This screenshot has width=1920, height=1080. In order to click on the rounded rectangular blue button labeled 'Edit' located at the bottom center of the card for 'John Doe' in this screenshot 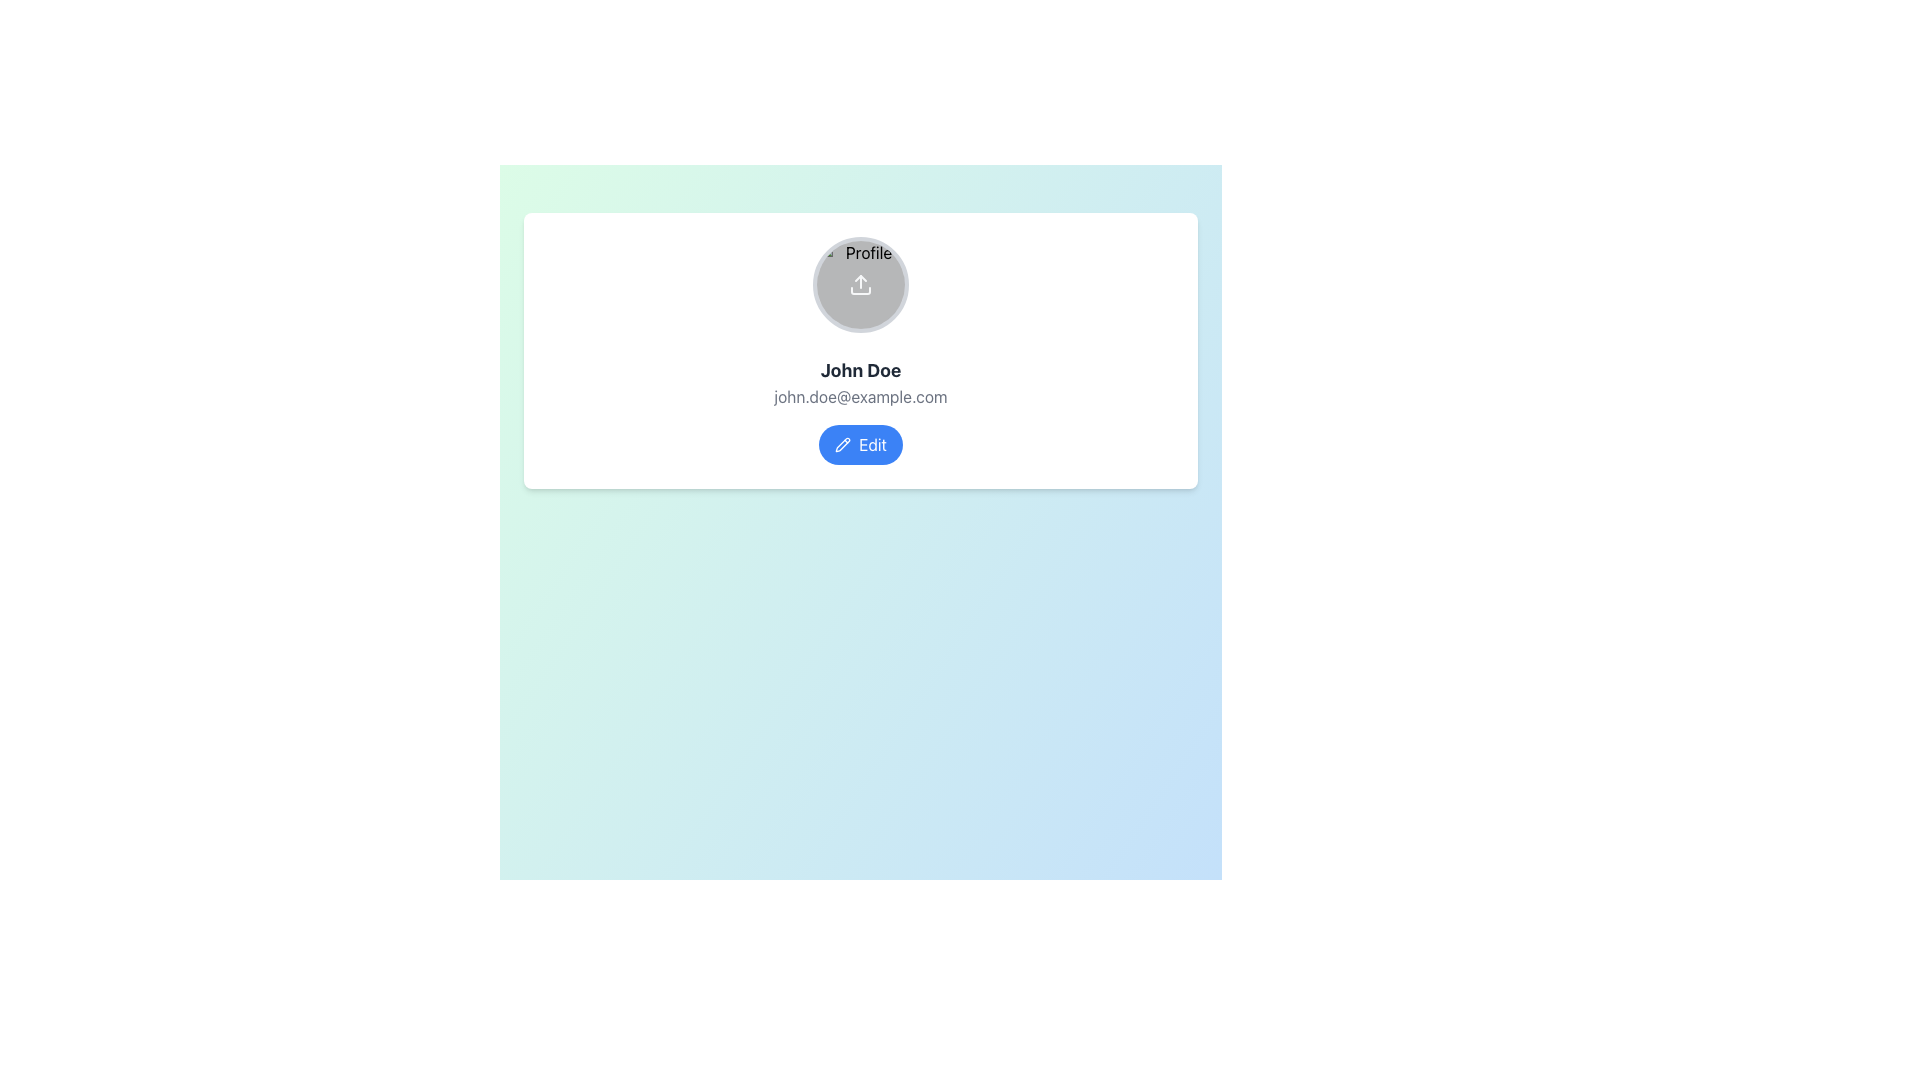, I will do `click(860, 443)`.